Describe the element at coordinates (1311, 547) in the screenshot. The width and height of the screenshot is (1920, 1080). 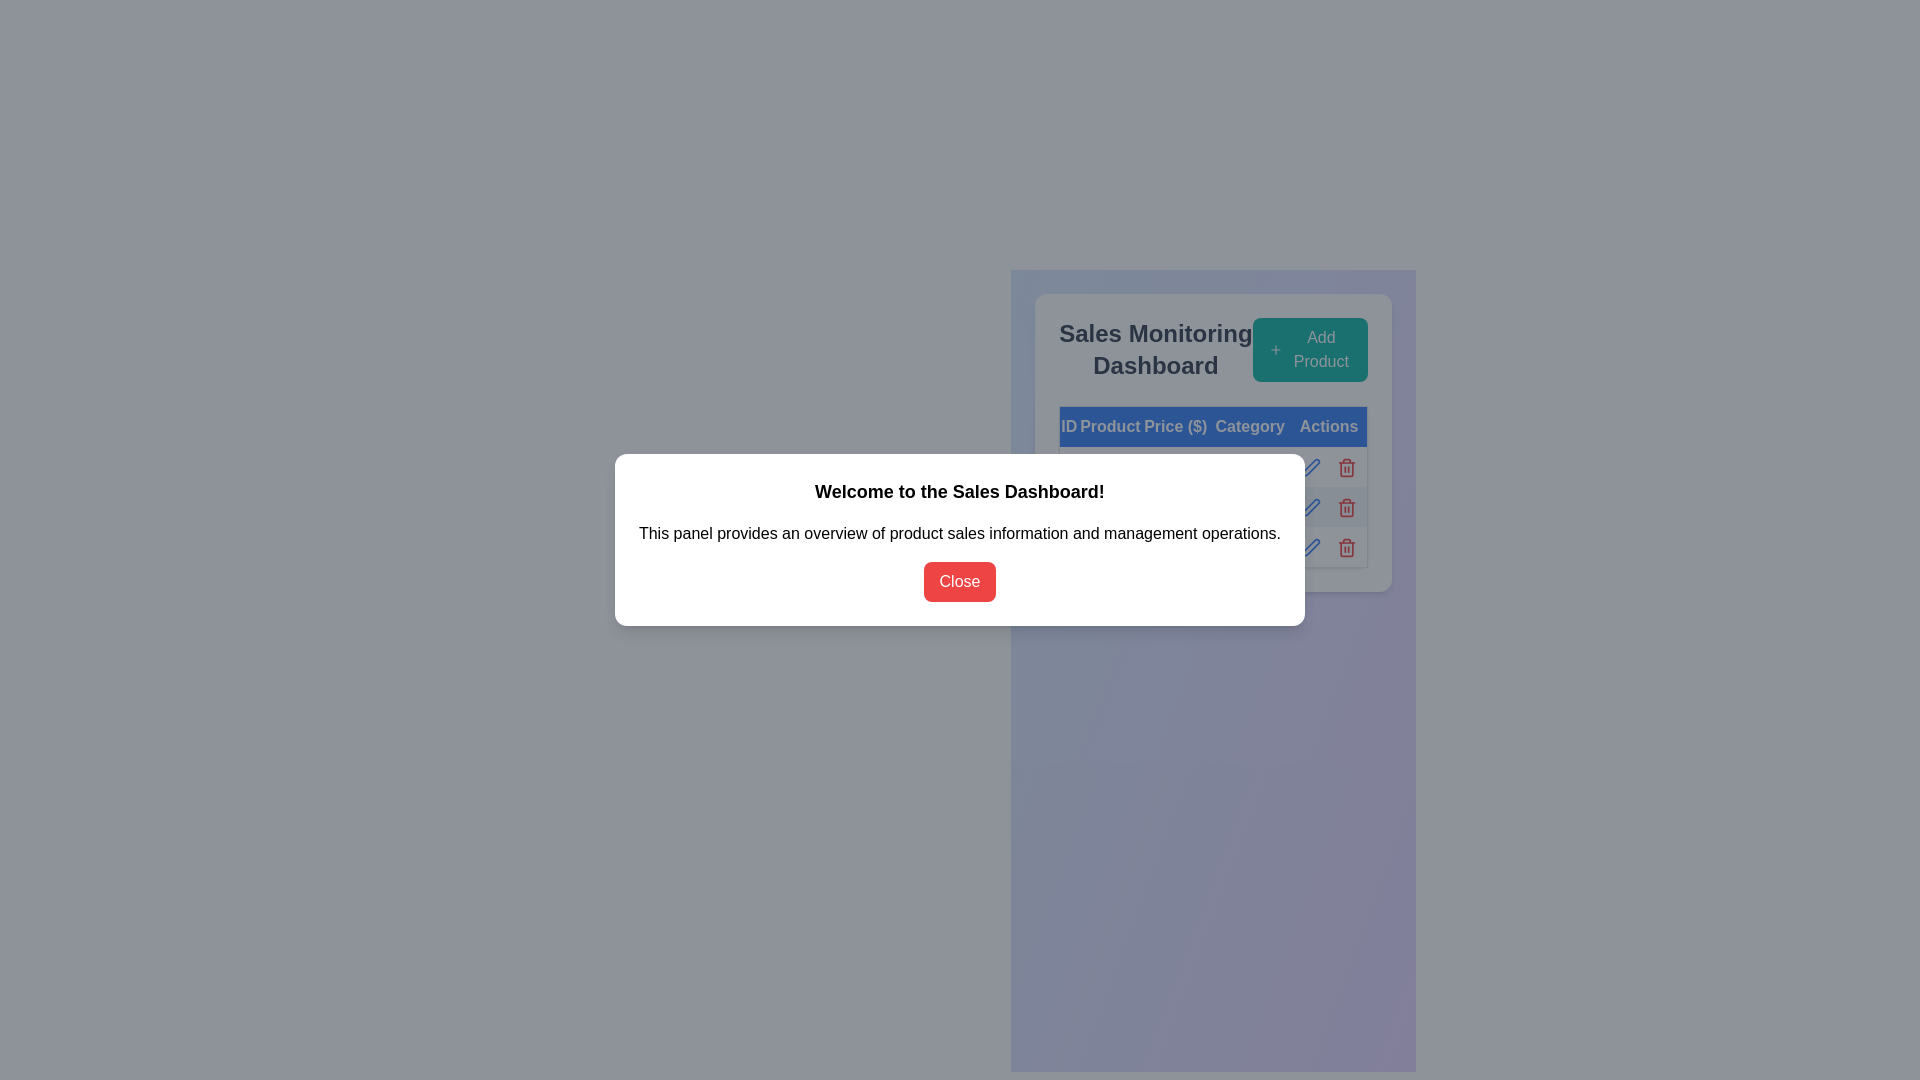
I see `the blue pencil icon in the 'Actions' column` at that location.